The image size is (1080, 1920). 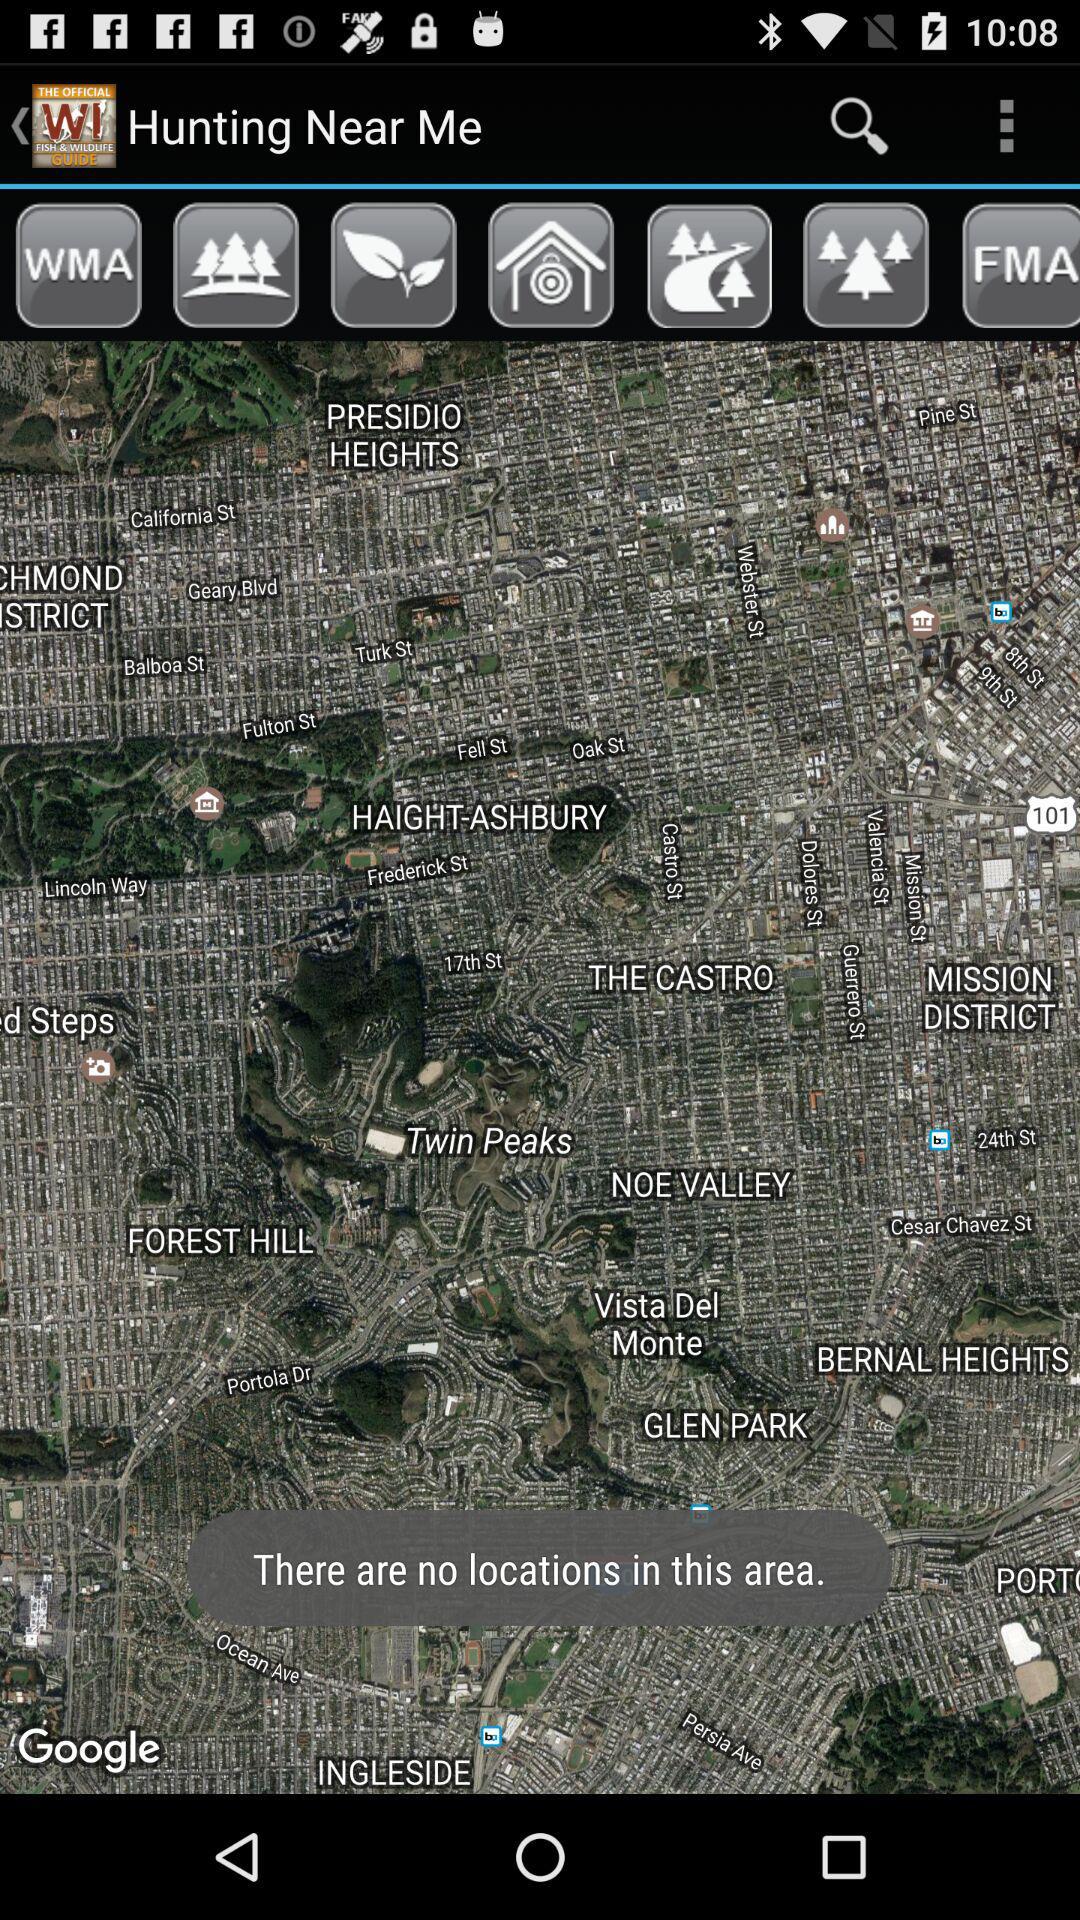 What do you see at coordinates (551, 264) in the screenshot?
I see `location` at bounding box center [551, 264].